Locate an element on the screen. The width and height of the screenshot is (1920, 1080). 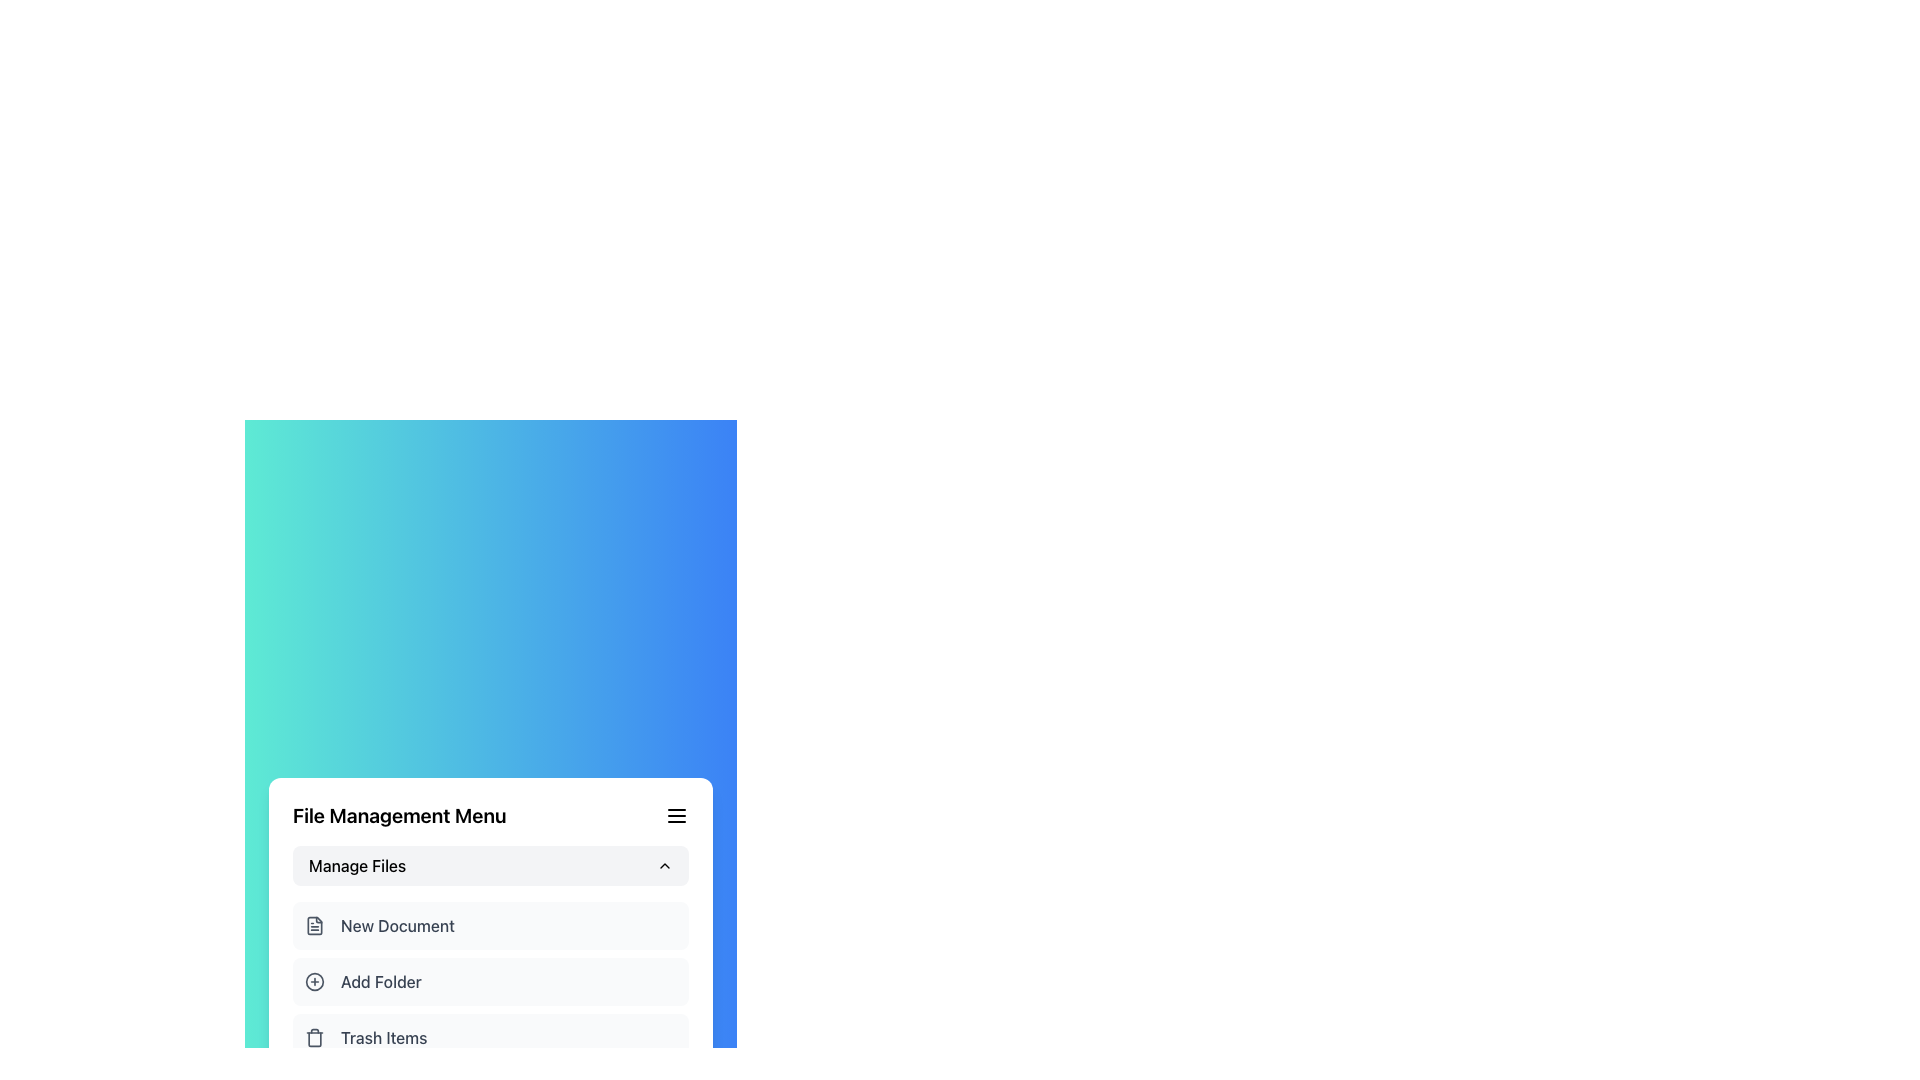
the 'File Management Menu' button is located at coordinates (490, 865).